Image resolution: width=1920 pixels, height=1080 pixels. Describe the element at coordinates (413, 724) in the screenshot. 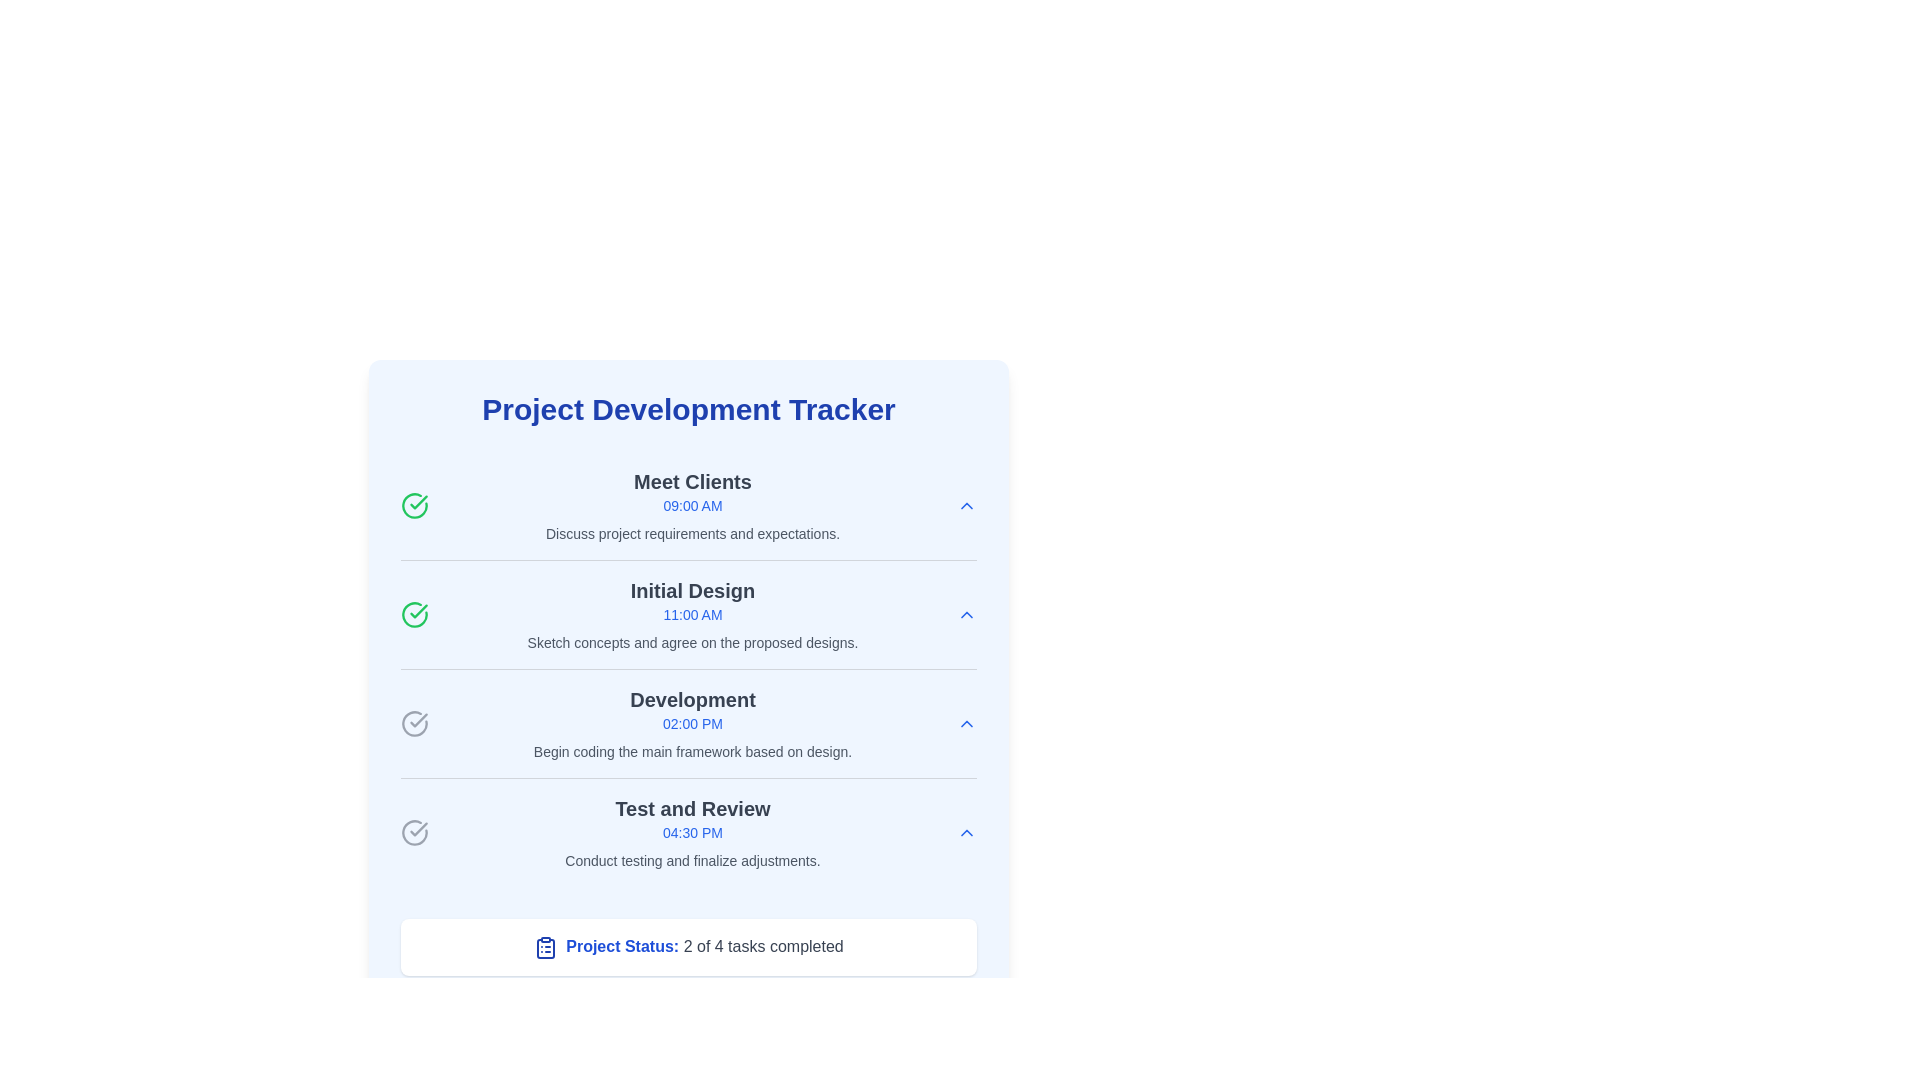

I see `the status icon indicating the completion or progress state of the task in the 'Development' section, positioned next to 'Development' and '02:00 PM.'` at that location.